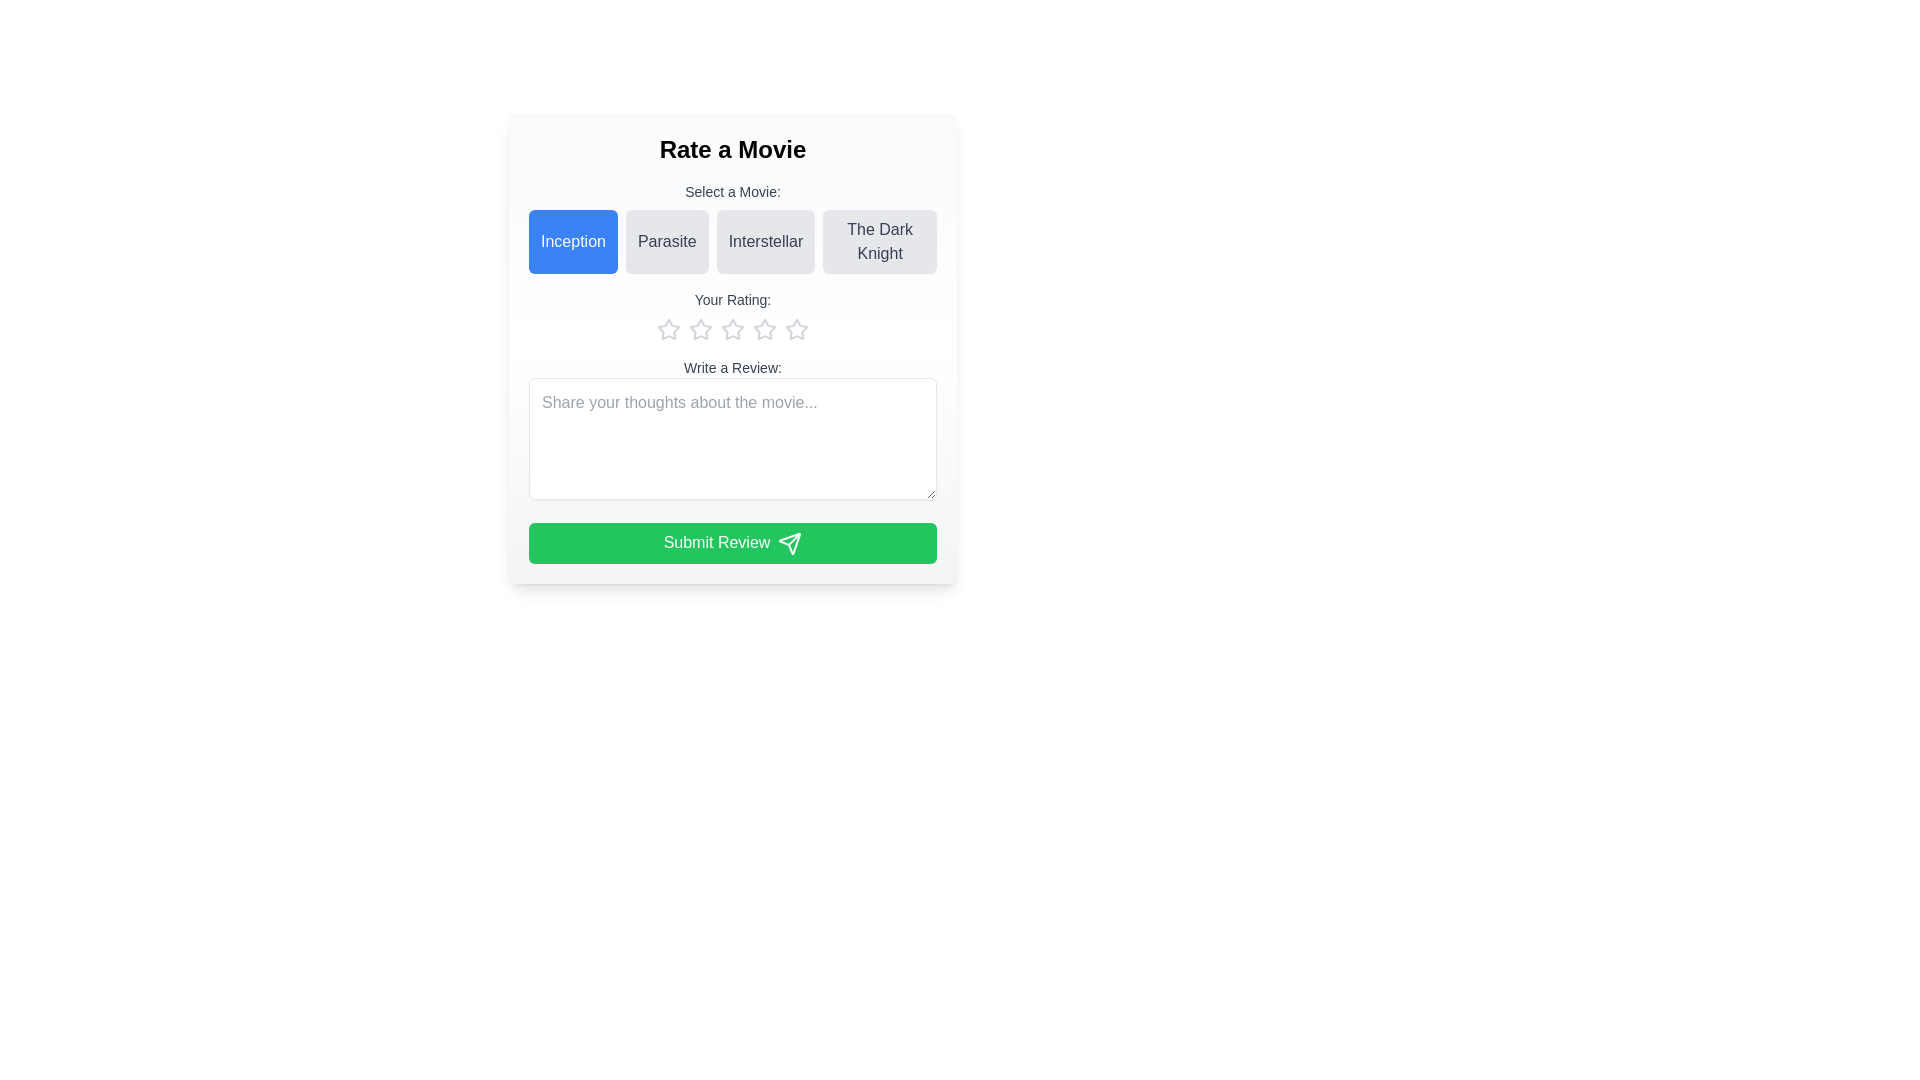  What do you see at coordinates (789, 543) in the screenshot?
I see `the paper airplane icon located inside the green 'Submit Review' button` at bounding box center [789, 543].